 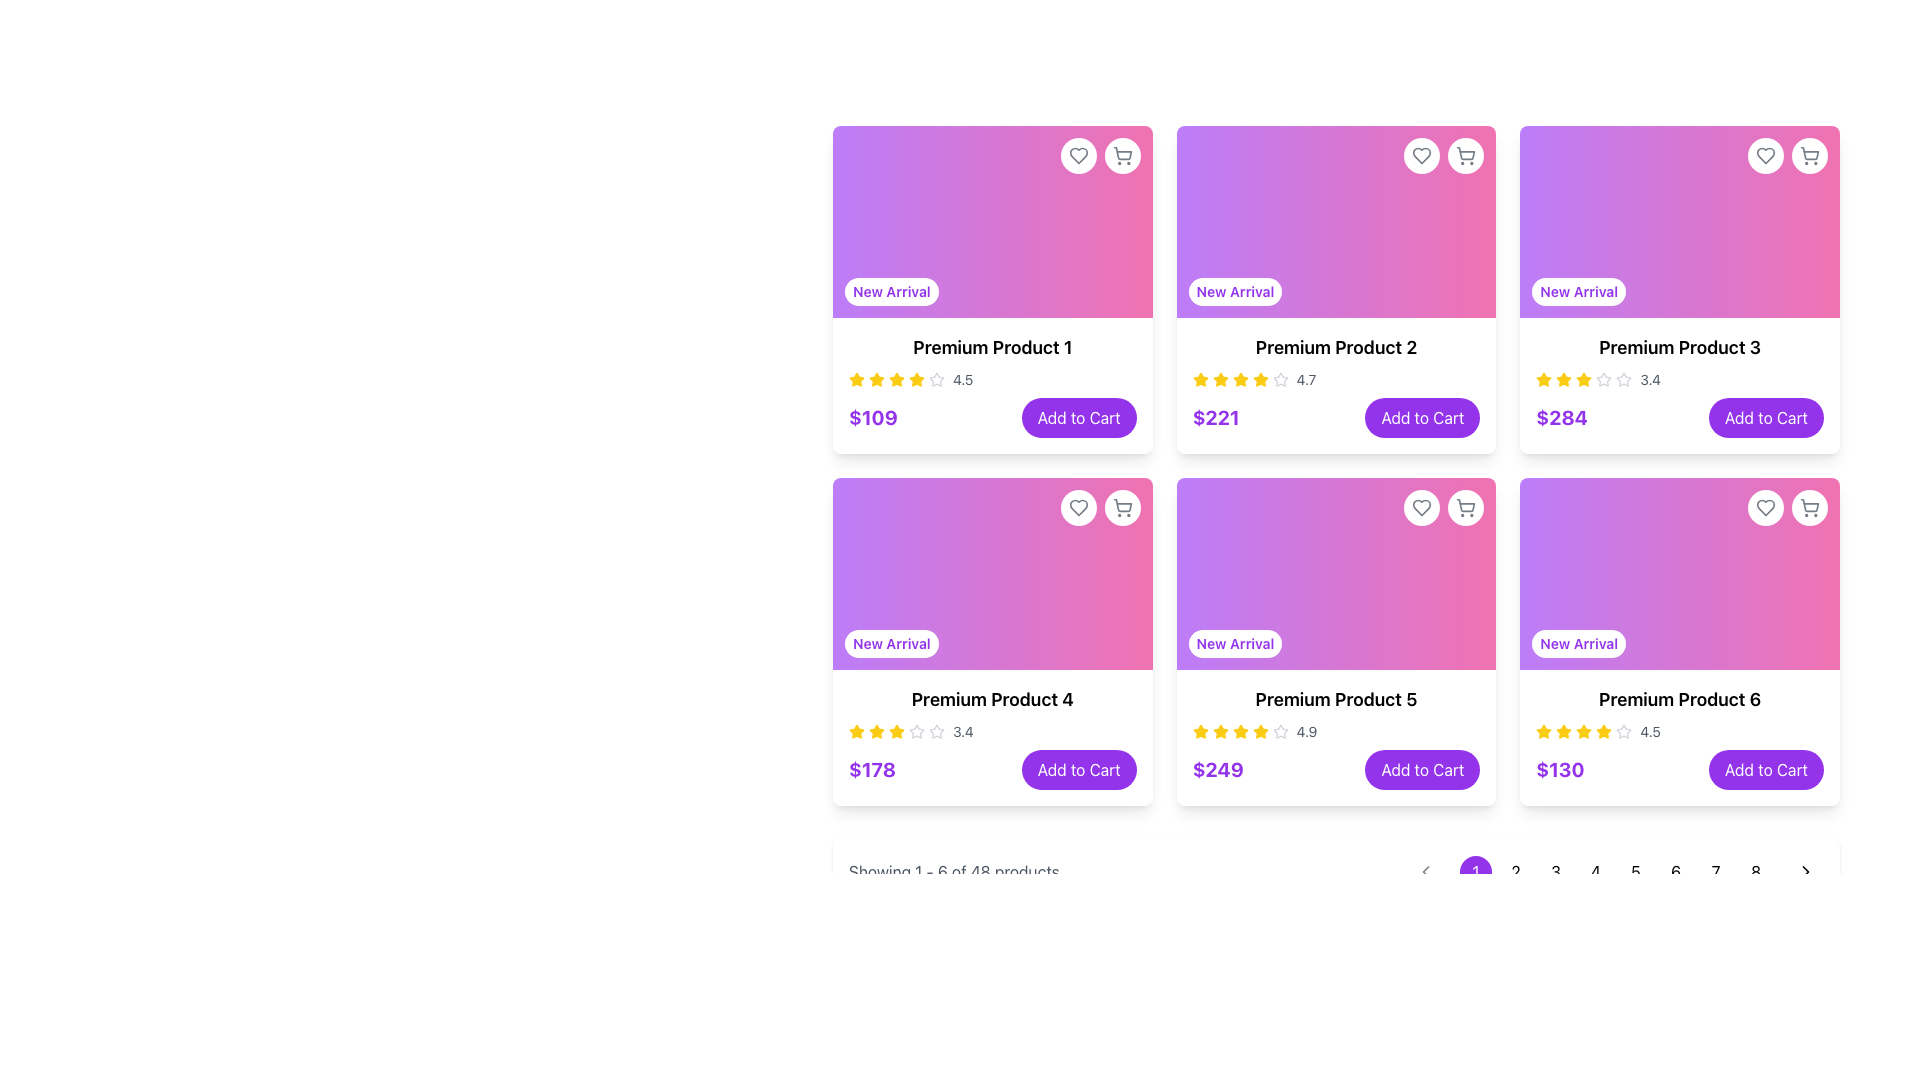 I want to click on the fourth pagination button located at the bottom-right of the page, so click(x=1595, y=870).